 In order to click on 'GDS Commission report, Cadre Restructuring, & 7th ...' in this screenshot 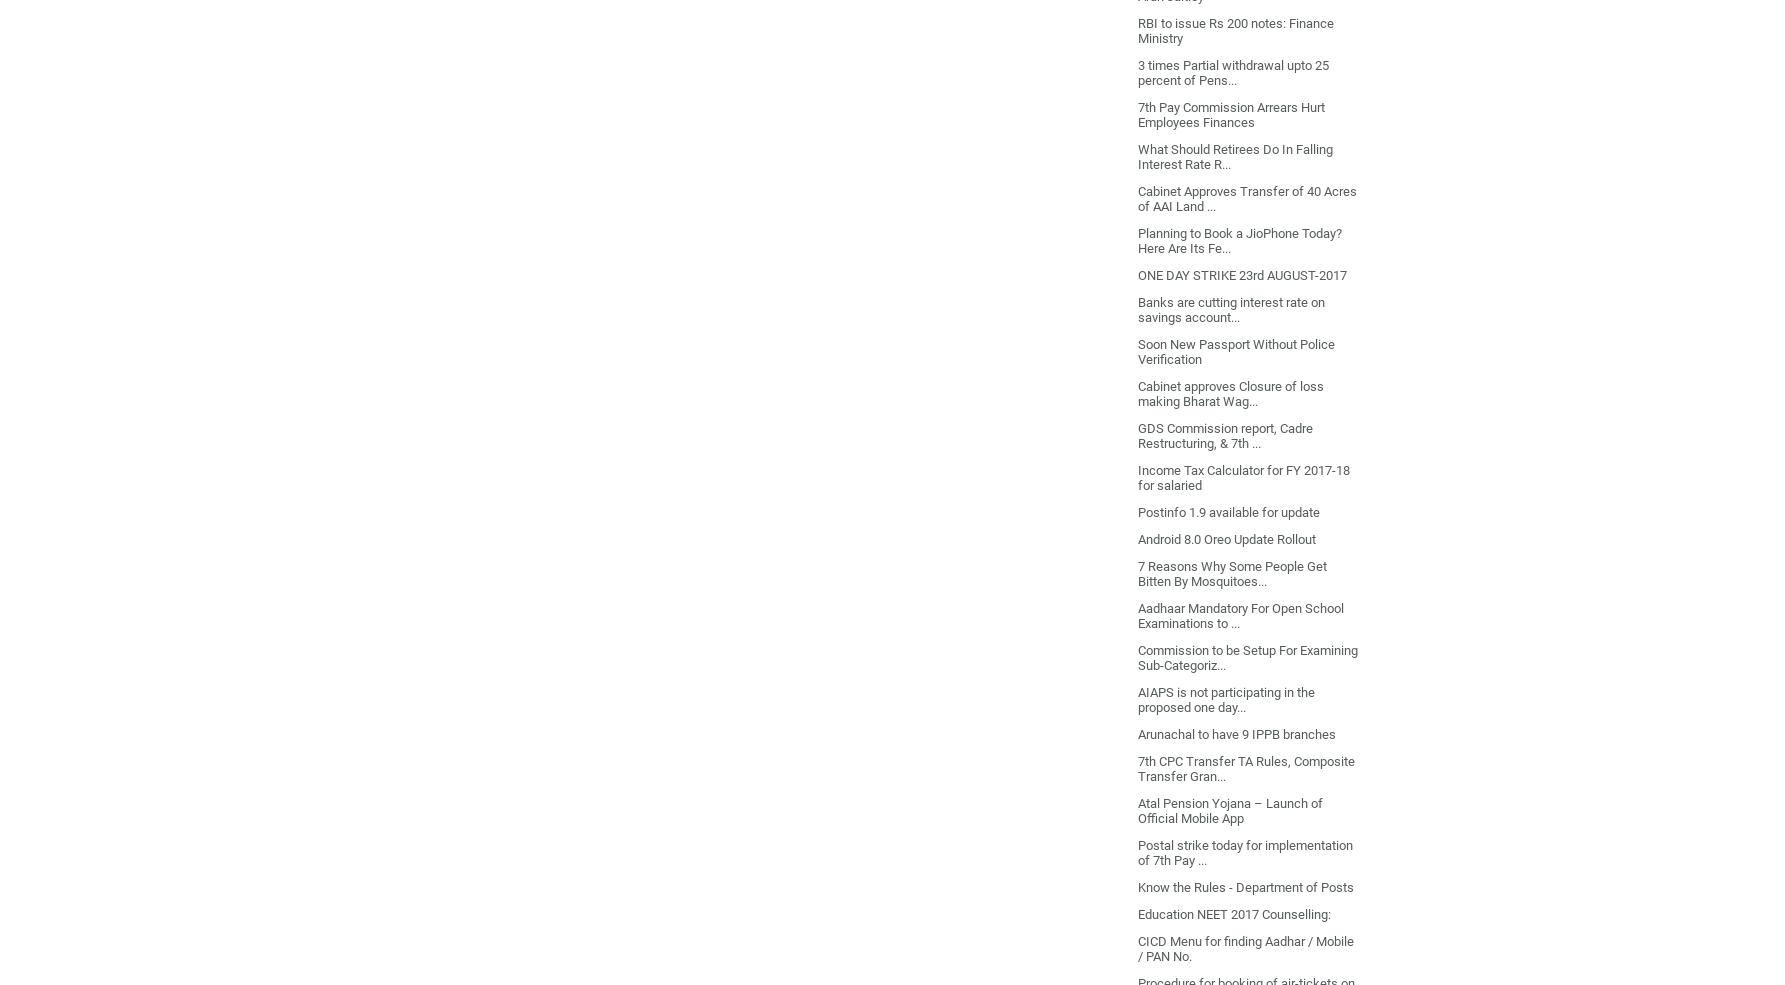, I will do `click(1223, 433)`.